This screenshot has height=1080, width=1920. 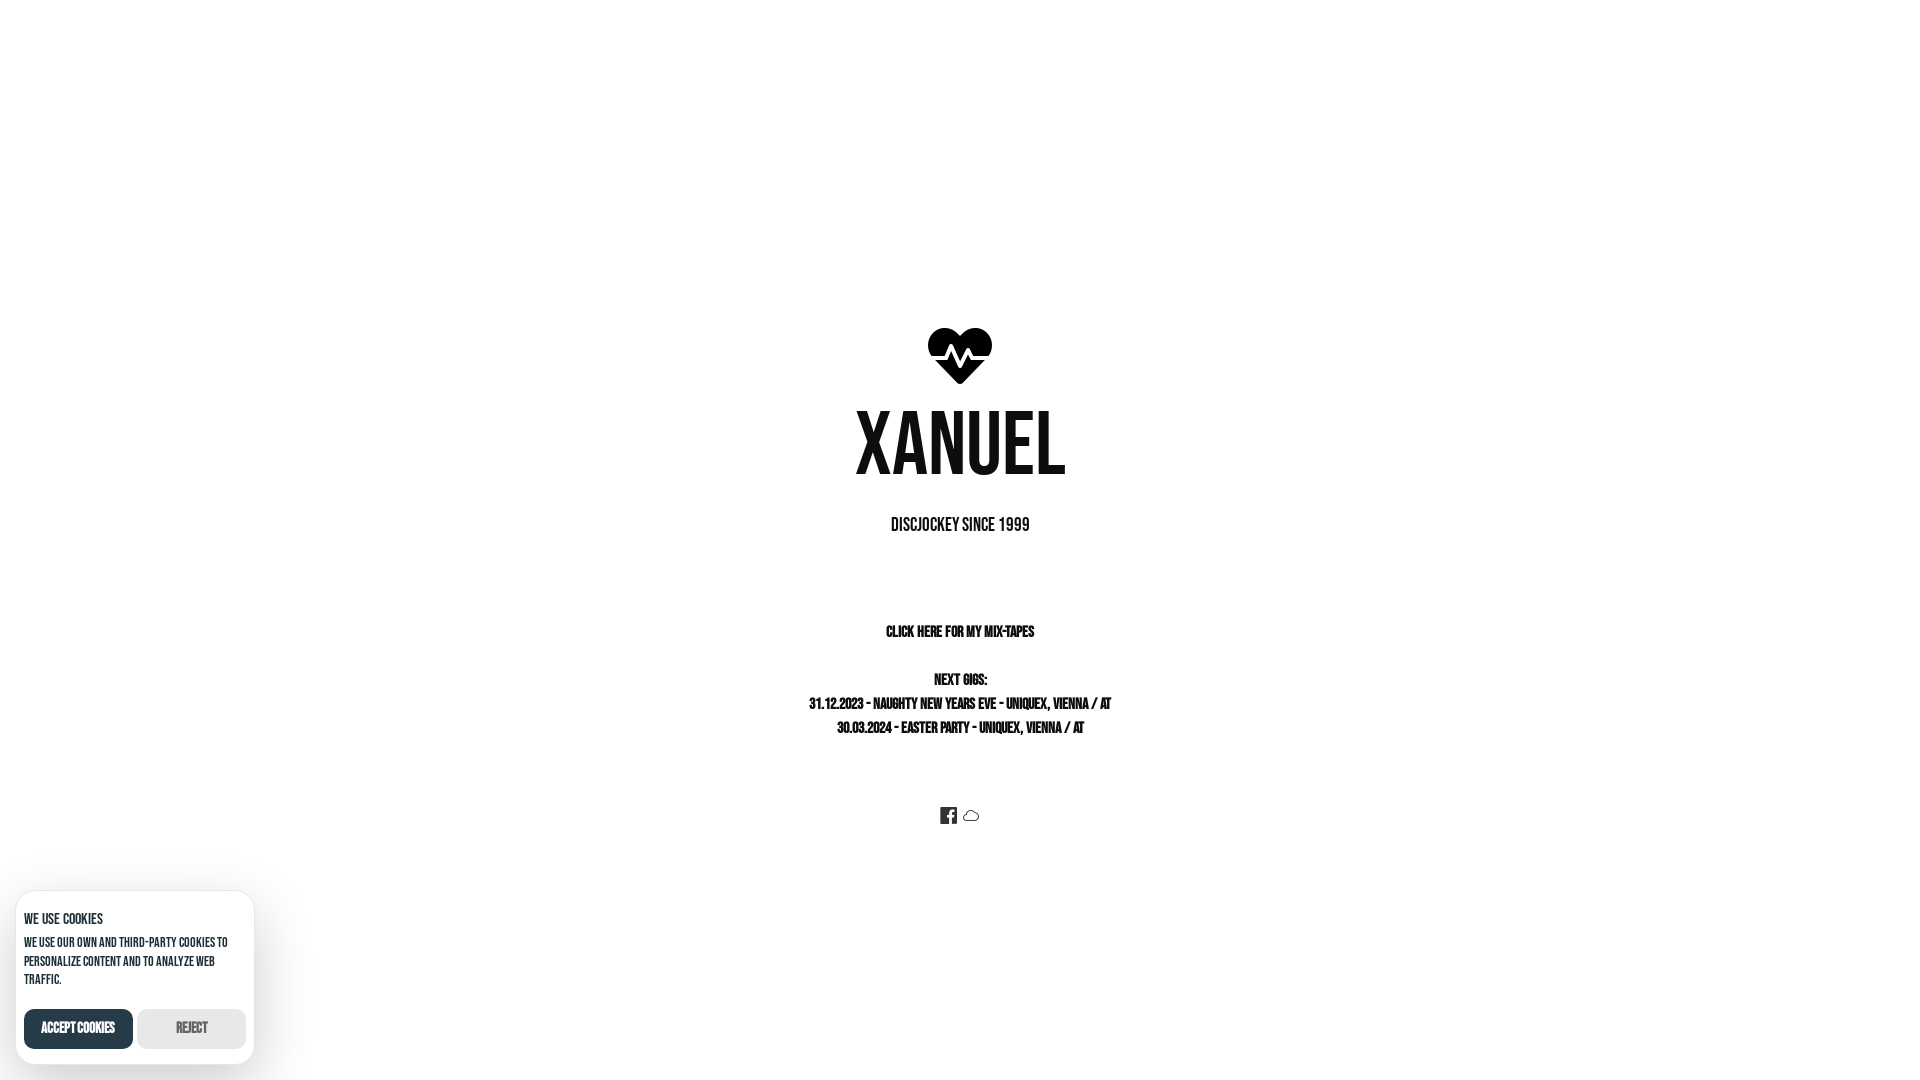 I want to click on 'Reject', so click(x=191, y=1029).